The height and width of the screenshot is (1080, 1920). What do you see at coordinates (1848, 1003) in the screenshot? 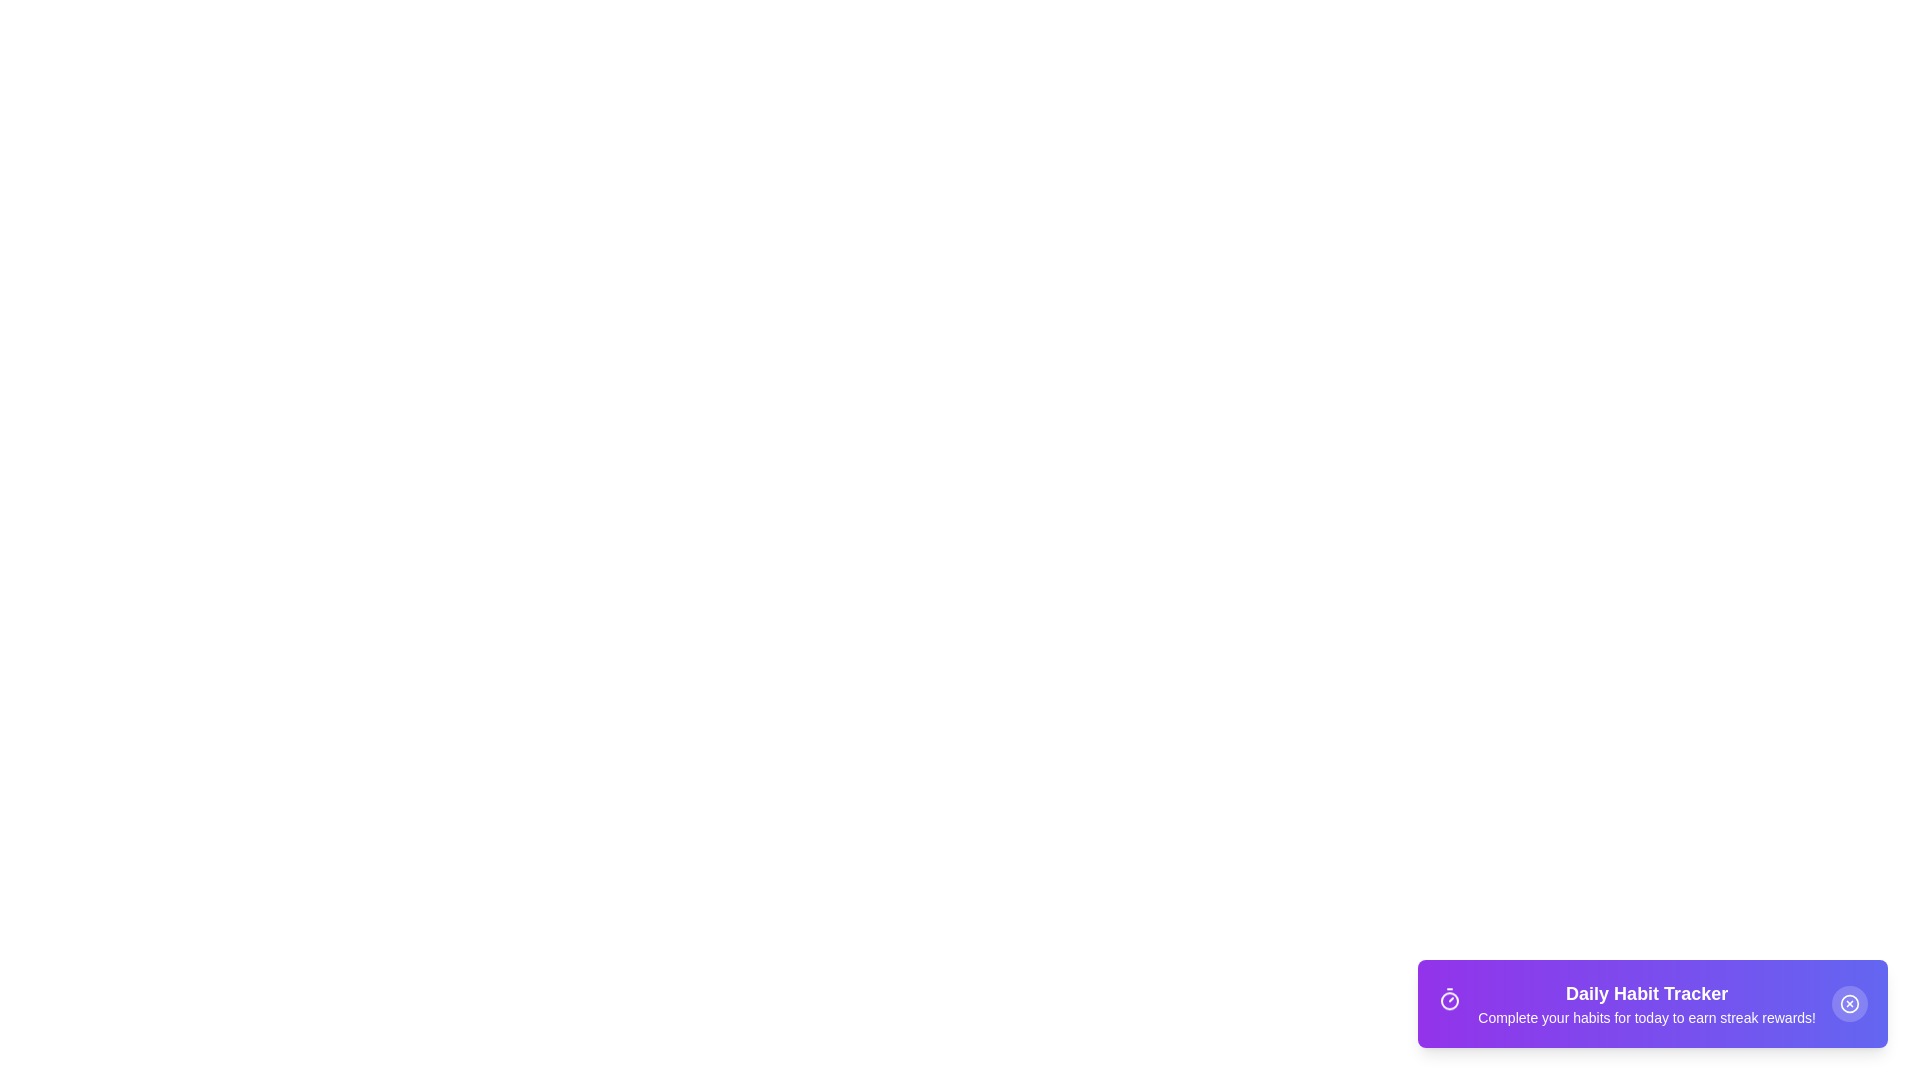
I see `the close button of the snackbar to dismiss it` at bounding box center [1848, 1003].